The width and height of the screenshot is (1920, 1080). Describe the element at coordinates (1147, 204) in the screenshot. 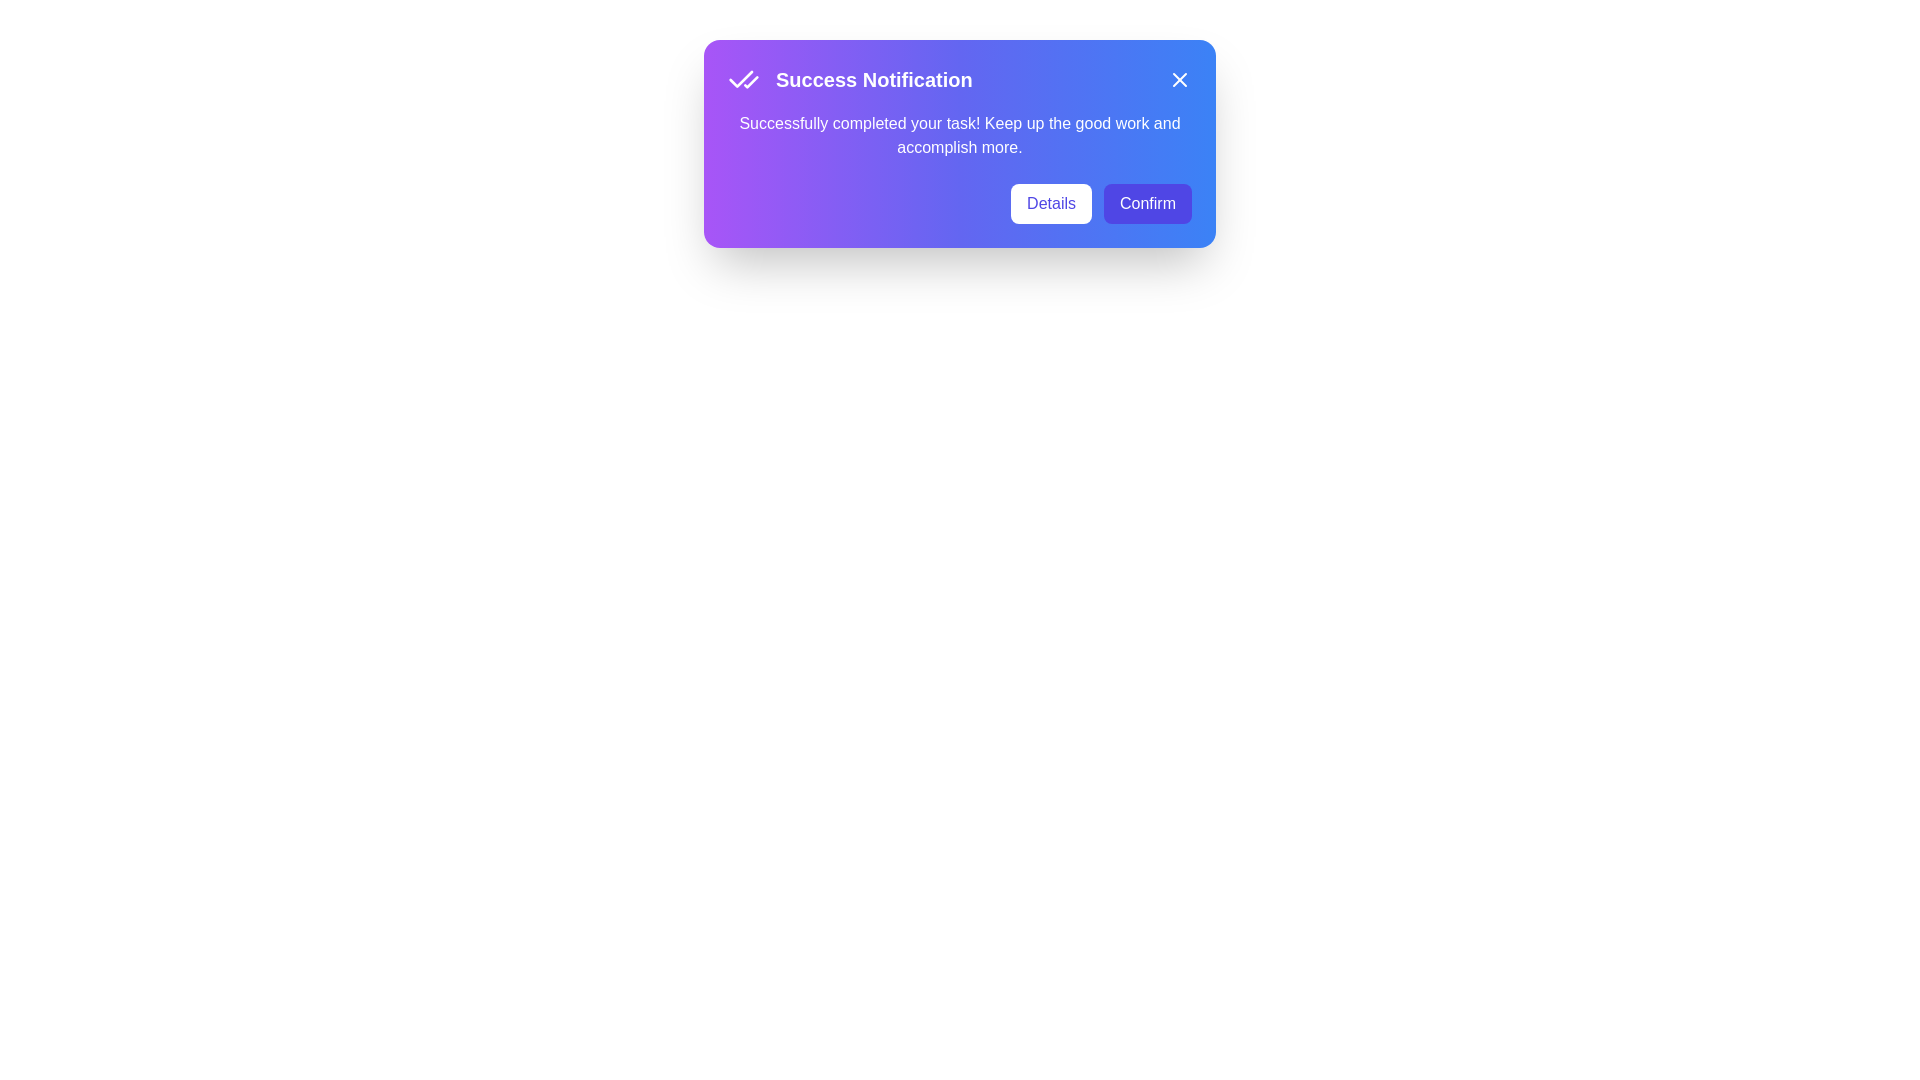

I see `the 'Confirm' button to acknowledge the notification` at that location.